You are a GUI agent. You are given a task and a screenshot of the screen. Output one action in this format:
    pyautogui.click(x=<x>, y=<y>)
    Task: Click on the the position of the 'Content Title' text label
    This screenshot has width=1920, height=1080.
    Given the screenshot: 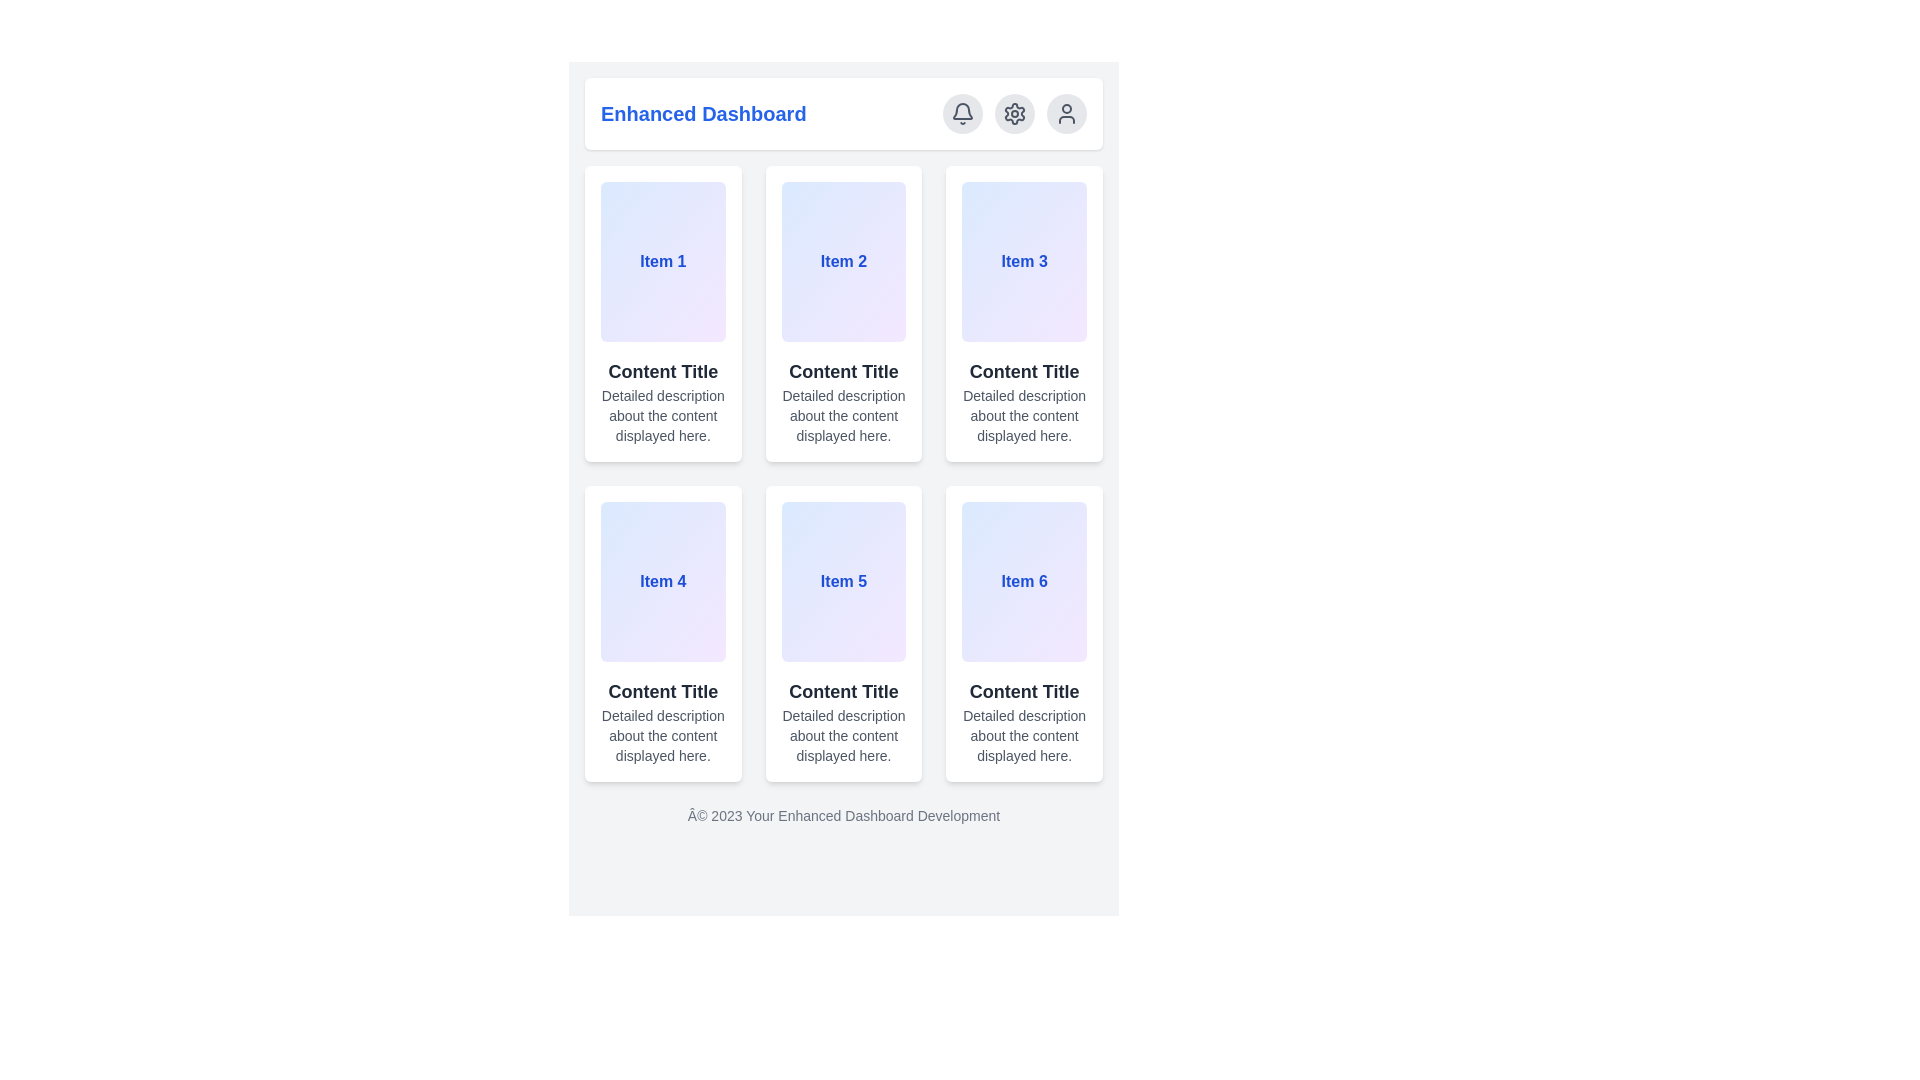 What is the action you would take?
    pyautogui.click(x=1024, y=371)
    